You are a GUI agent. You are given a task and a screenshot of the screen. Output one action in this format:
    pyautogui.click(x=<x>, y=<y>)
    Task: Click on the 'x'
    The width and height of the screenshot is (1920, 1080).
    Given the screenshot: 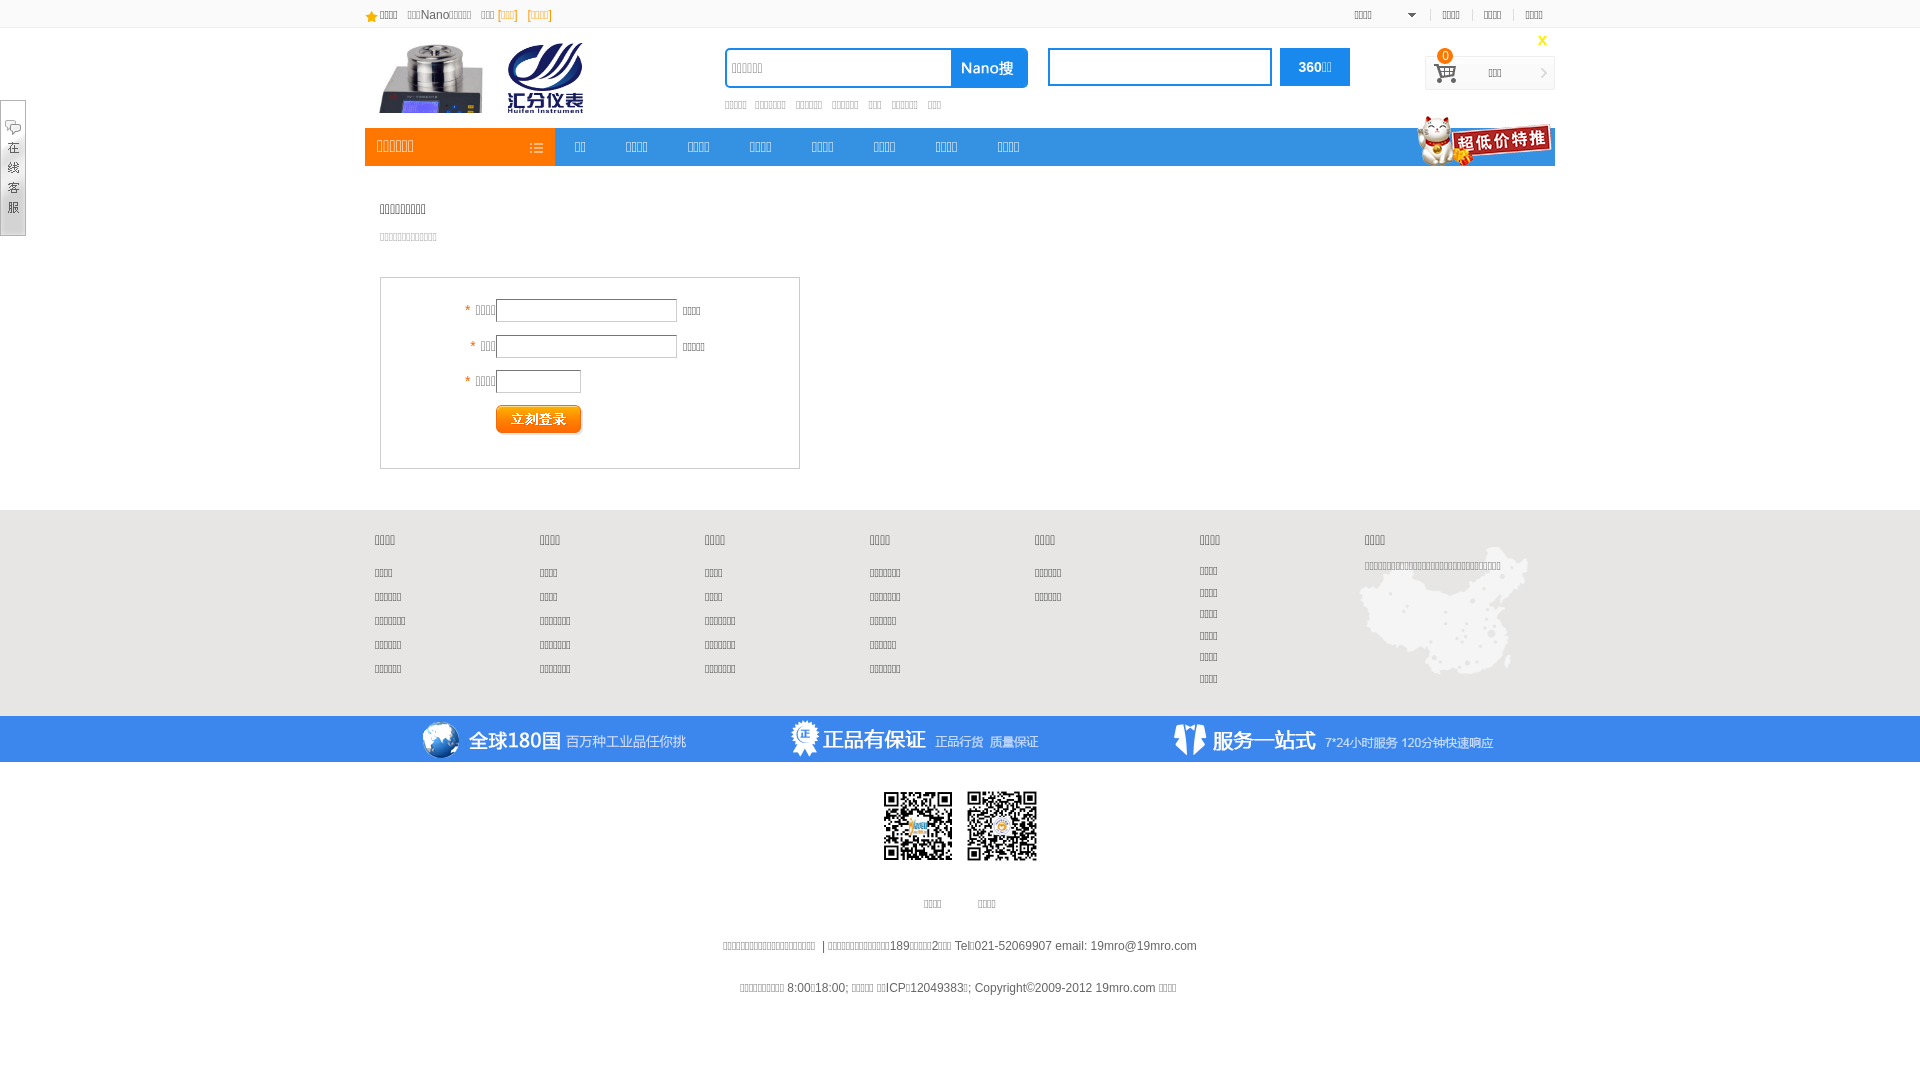 What is the action you would take?
    pyautogui.click(x=1541, y=40)
    